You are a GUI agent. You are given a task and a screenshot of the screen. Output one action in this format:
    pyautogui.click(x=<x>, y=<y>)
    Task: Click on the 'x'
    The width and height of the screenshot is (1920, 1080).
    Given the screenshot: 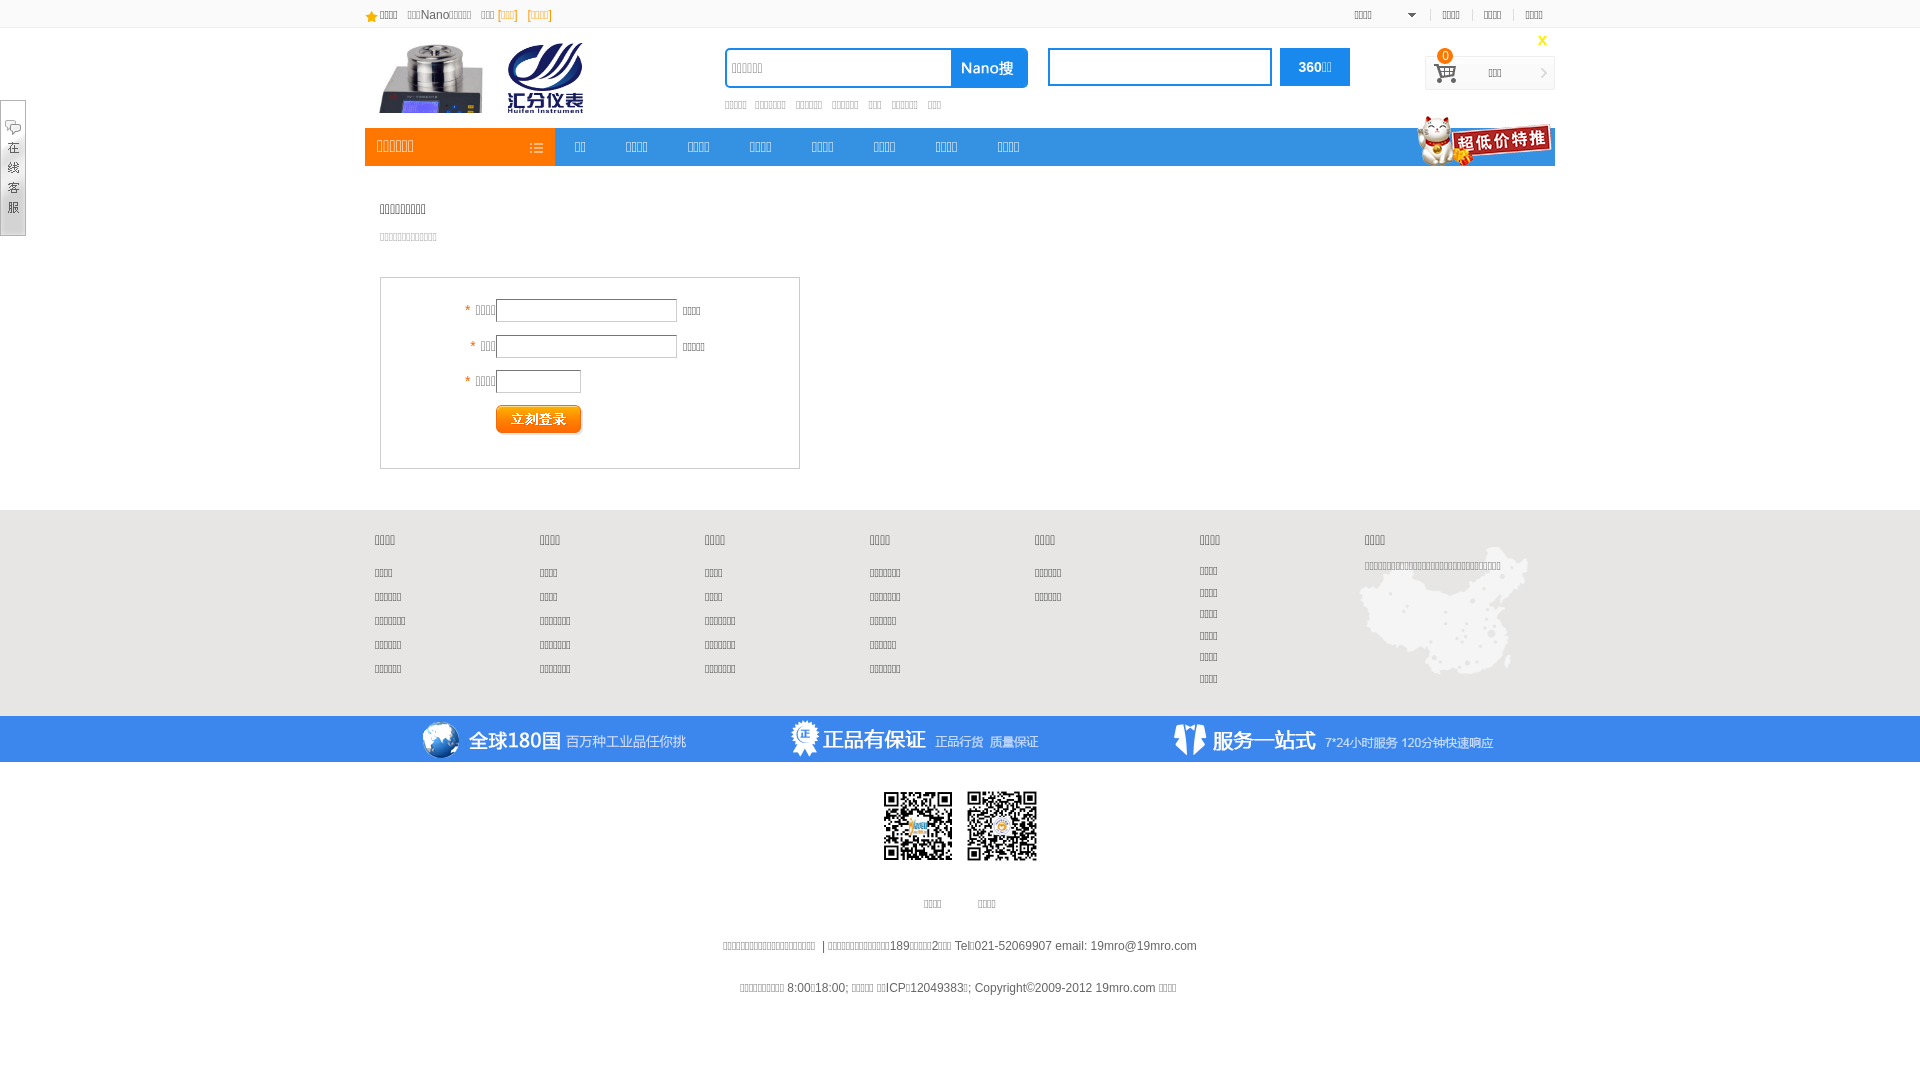 What is the action you would take?
    pyautogui.click(x=1541, y=40)
    